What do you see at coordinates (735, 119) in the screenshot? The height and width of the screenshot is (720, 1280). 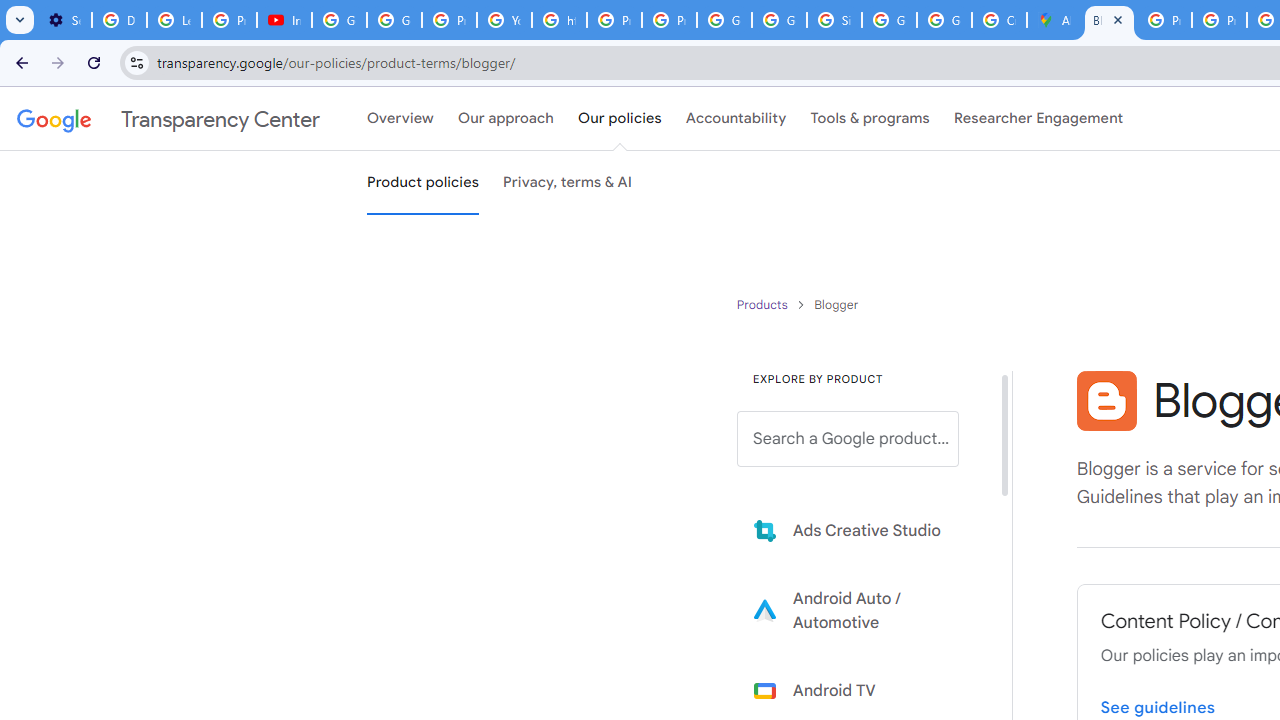 I see `'Accountability'` at bounding box center [735, 119].